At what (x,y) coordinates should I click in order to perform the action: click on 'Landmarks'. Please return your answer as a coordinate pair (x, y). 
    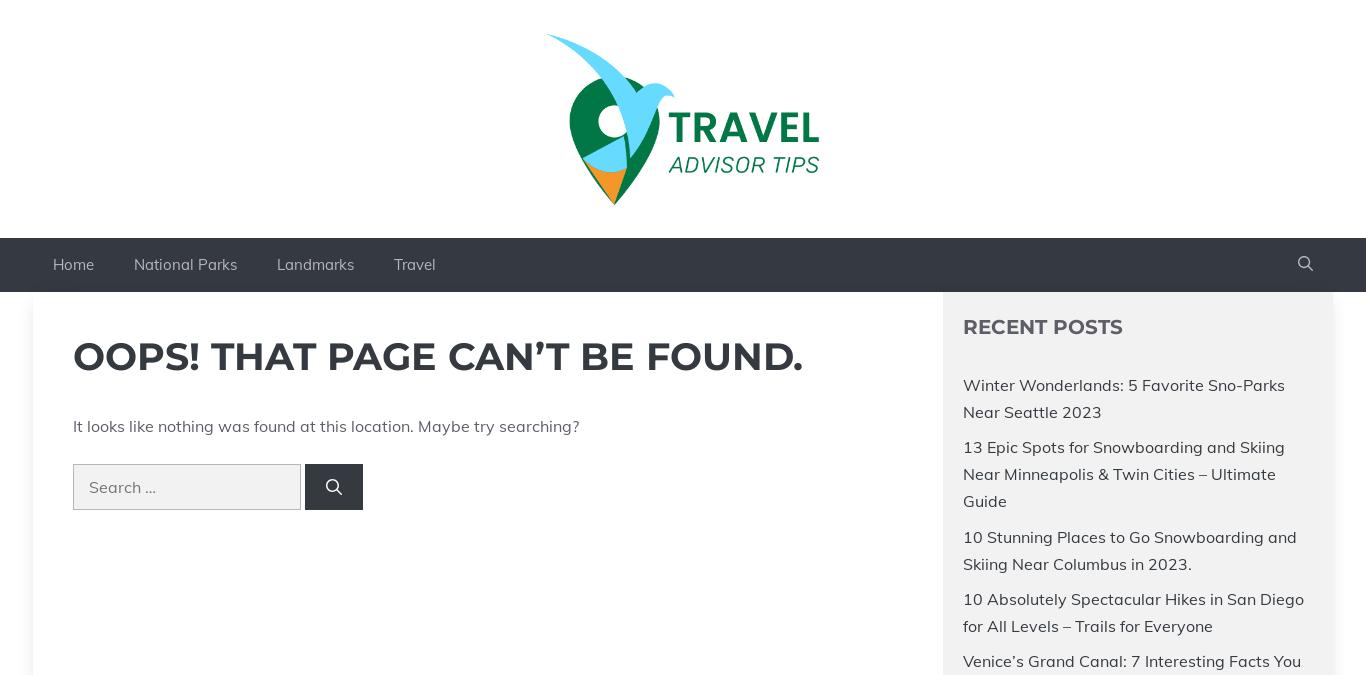
    Looking at the image, I should click on (315, 262).